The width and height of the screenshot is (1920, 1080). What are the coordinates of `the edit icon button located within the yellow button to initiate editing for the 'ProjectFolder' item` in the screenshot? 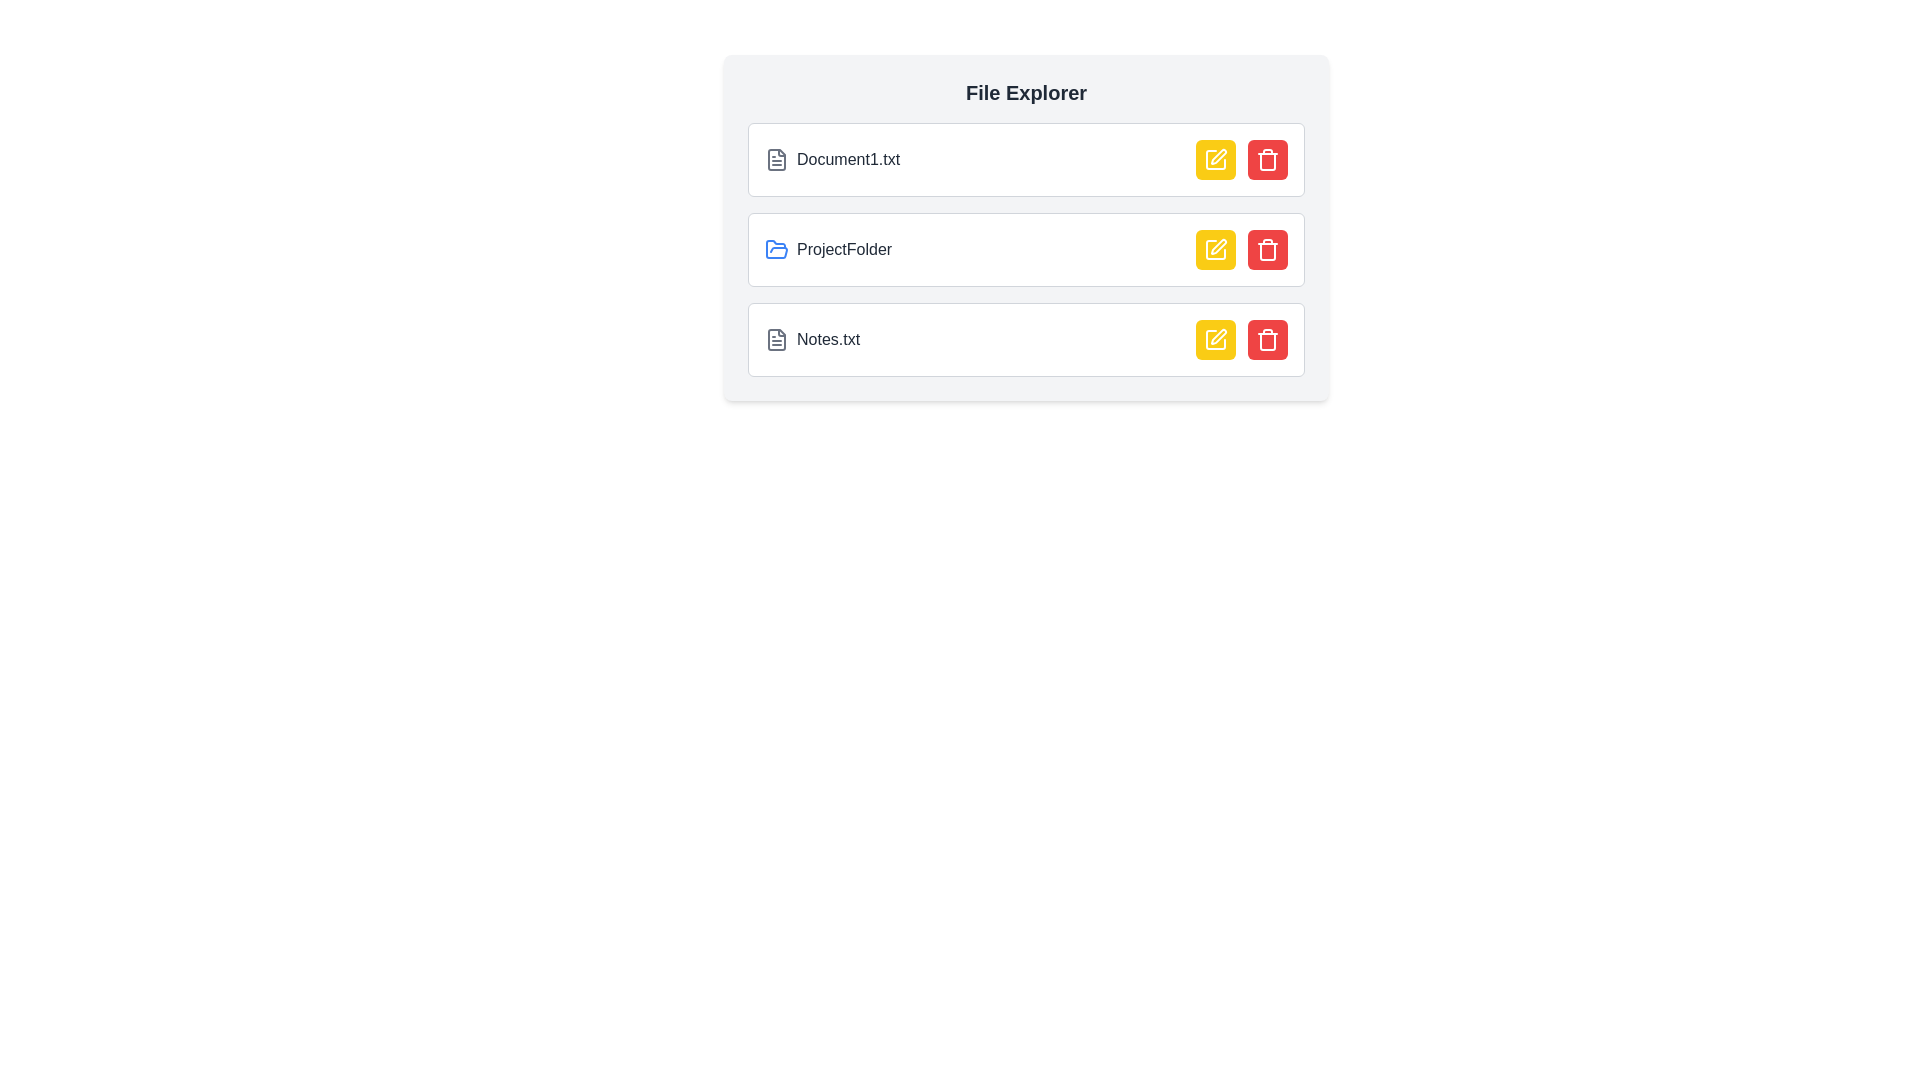 It's located at (1214, 249).